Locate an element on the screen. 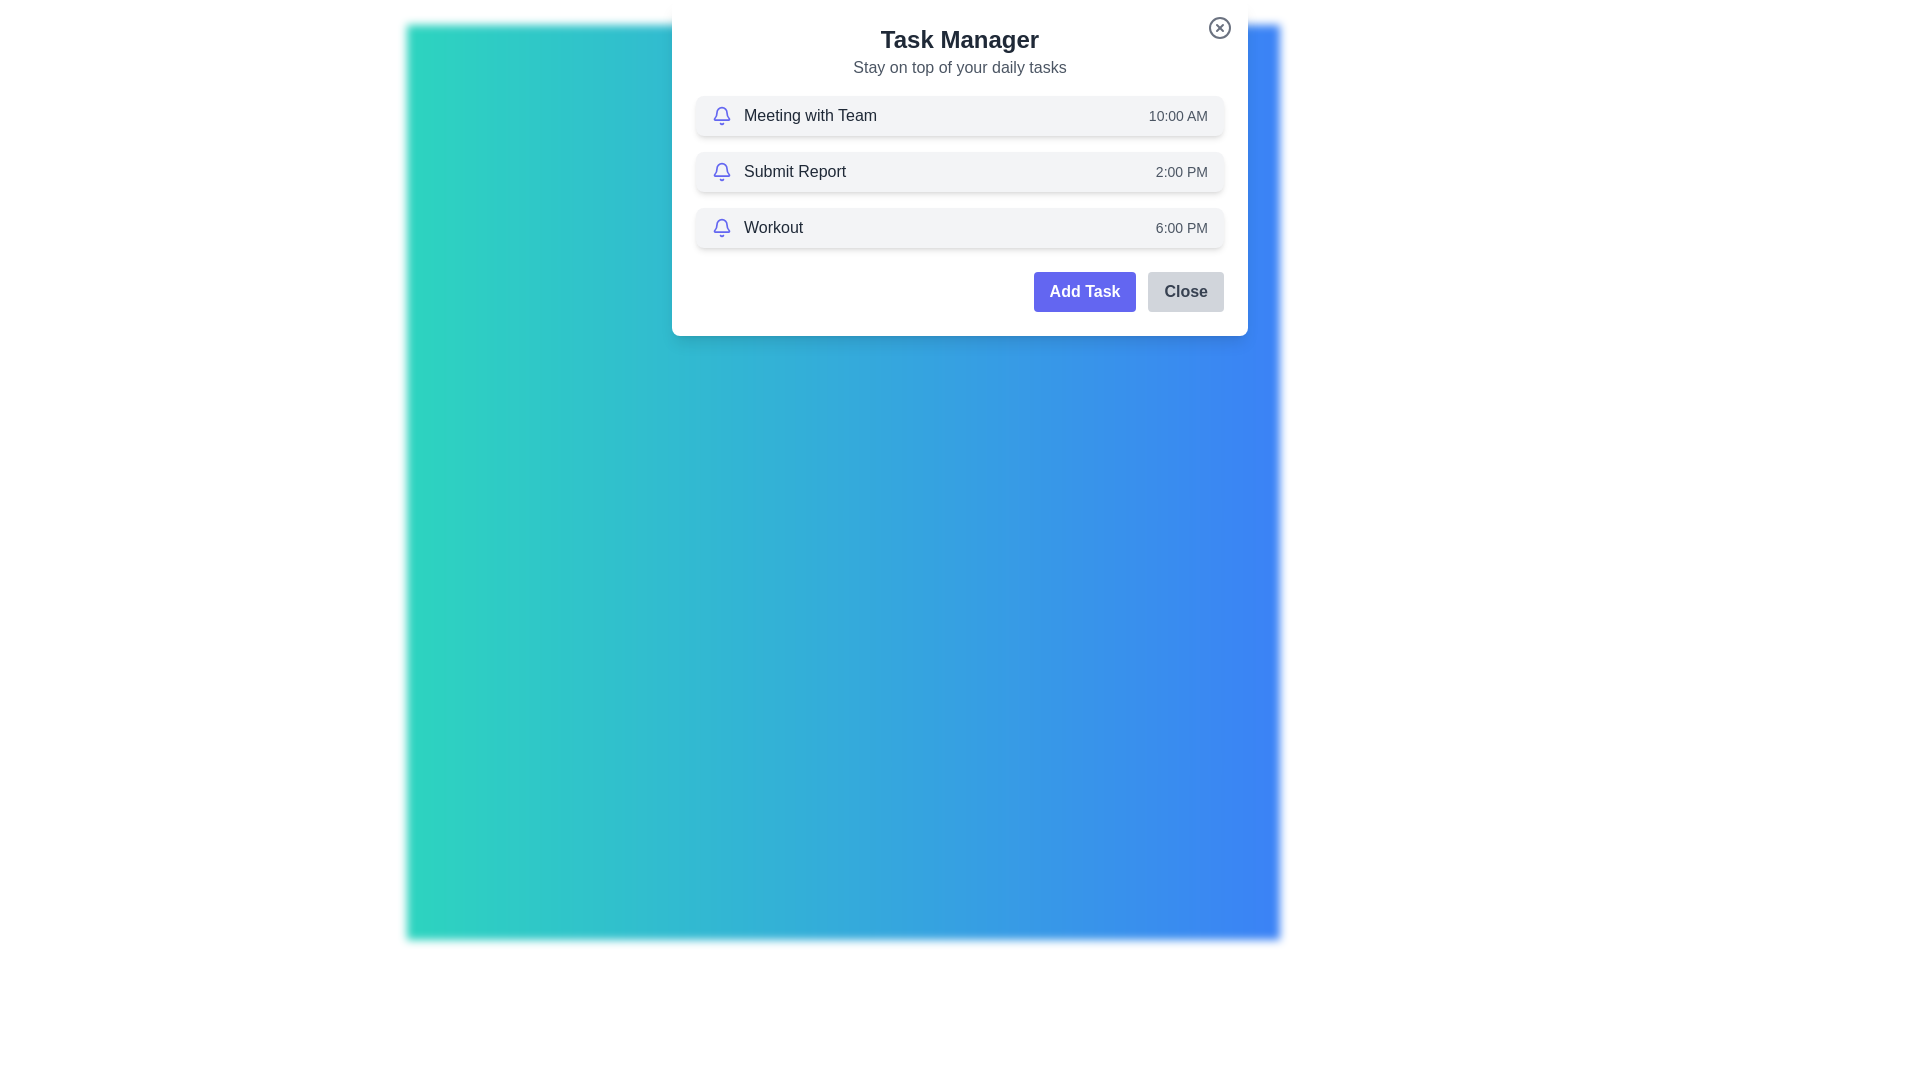  the 'Submit Report' list item is located at coordinates (778, 171).